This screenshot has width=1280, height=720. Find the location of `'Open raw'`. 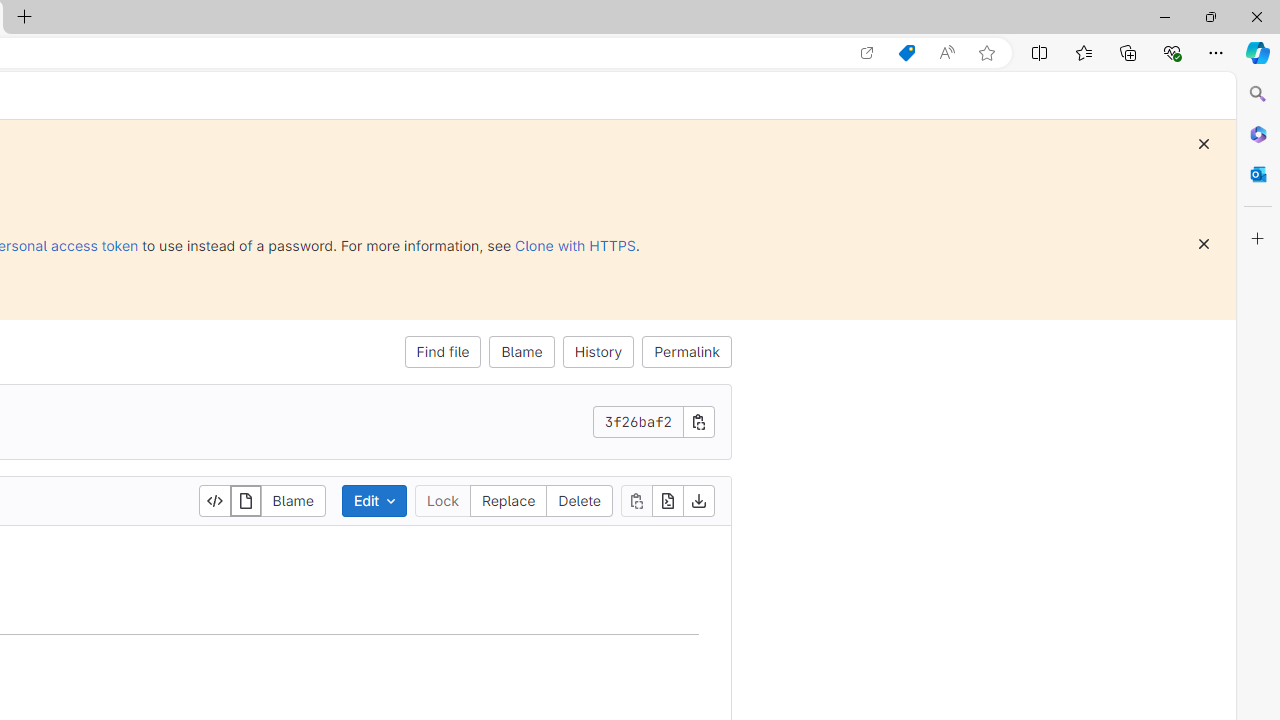

'Open raw' is located at coordinates (667, 500).